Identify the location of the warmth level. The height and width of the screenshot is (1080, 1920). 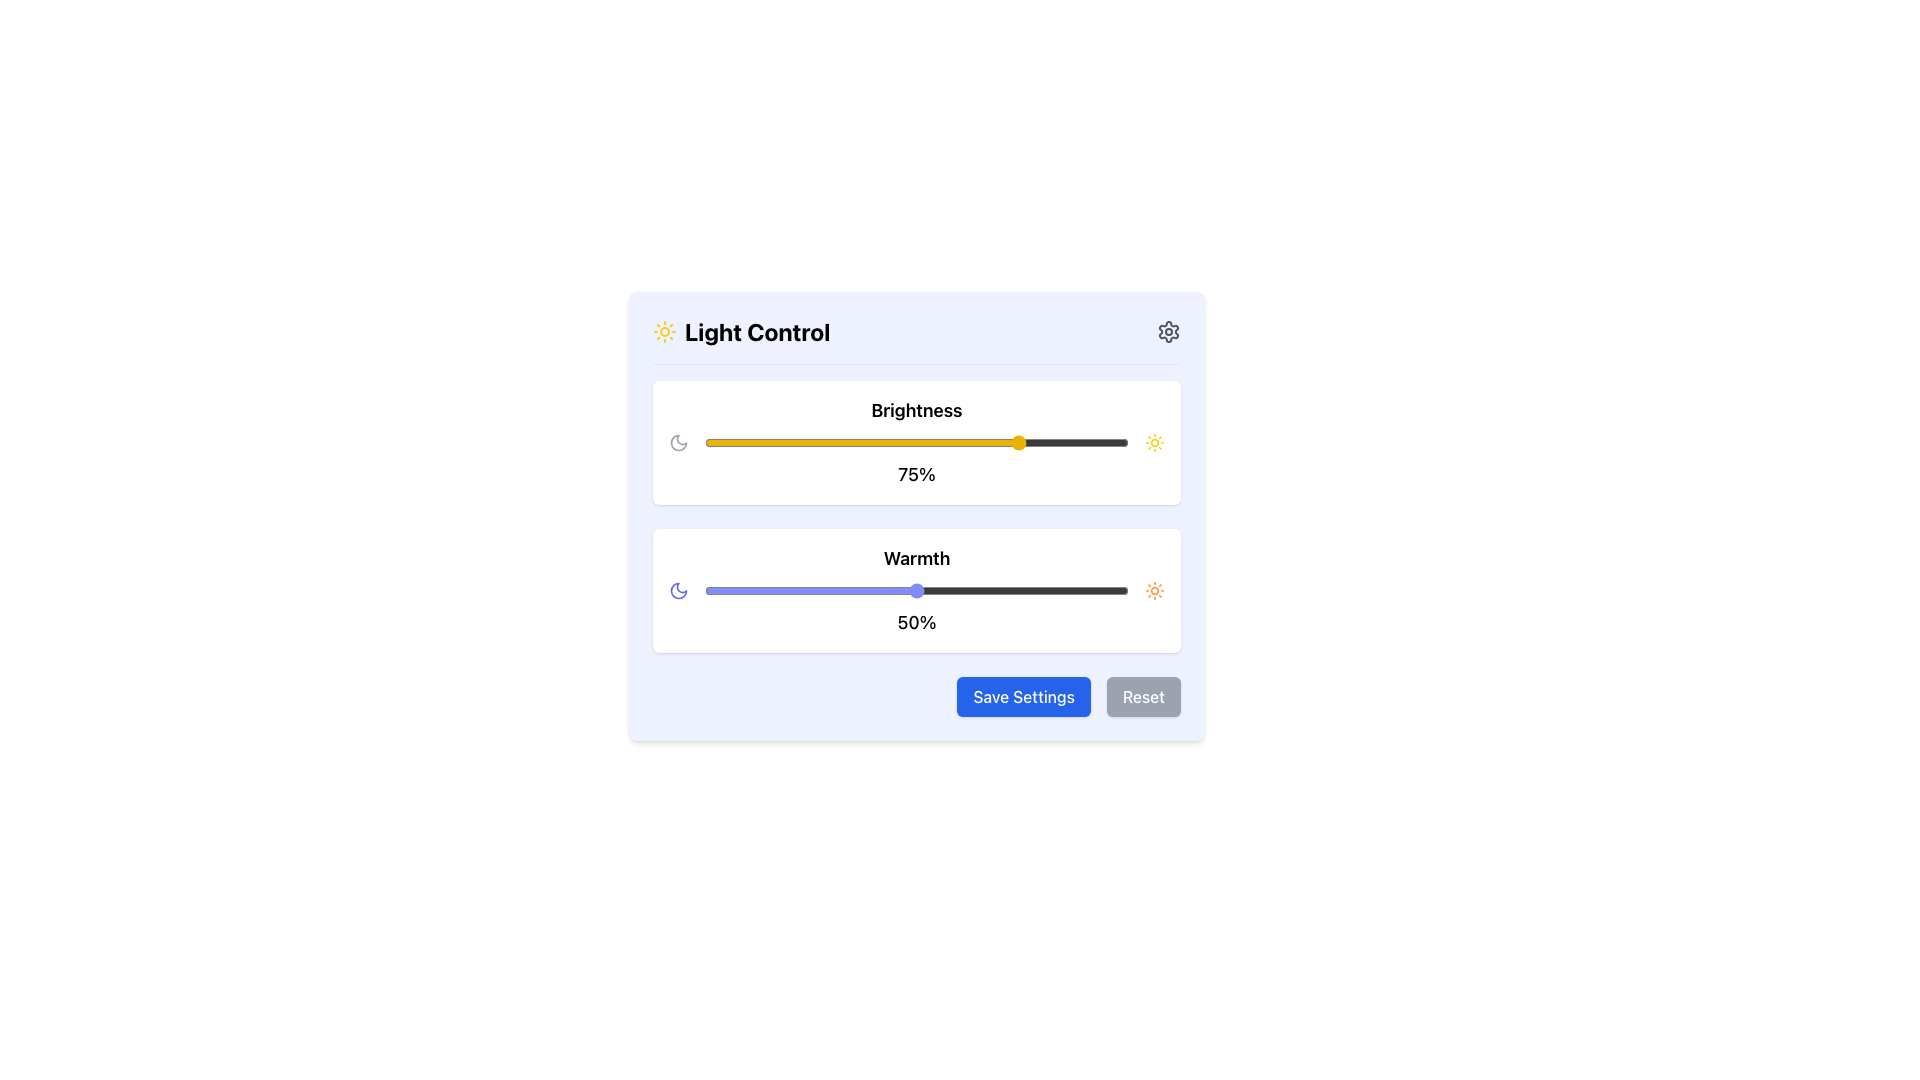
(1018, 589).